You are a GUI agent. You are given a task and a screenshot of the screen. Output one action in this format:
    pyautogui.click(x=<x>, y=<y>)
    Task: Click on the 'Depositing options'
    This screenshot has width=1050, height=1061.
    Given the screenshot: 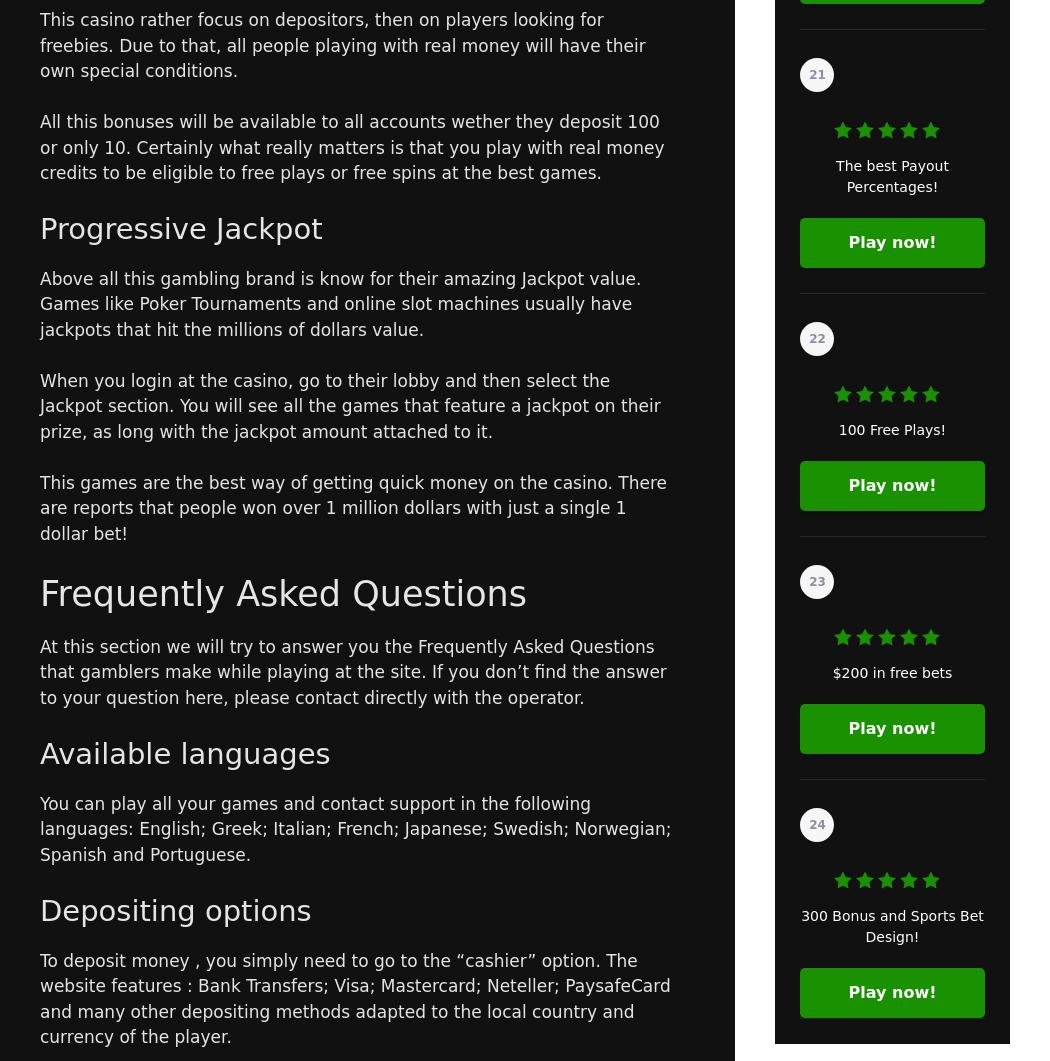 What is the action you would take?
    pyautogui.click(x=39, y=909)
    